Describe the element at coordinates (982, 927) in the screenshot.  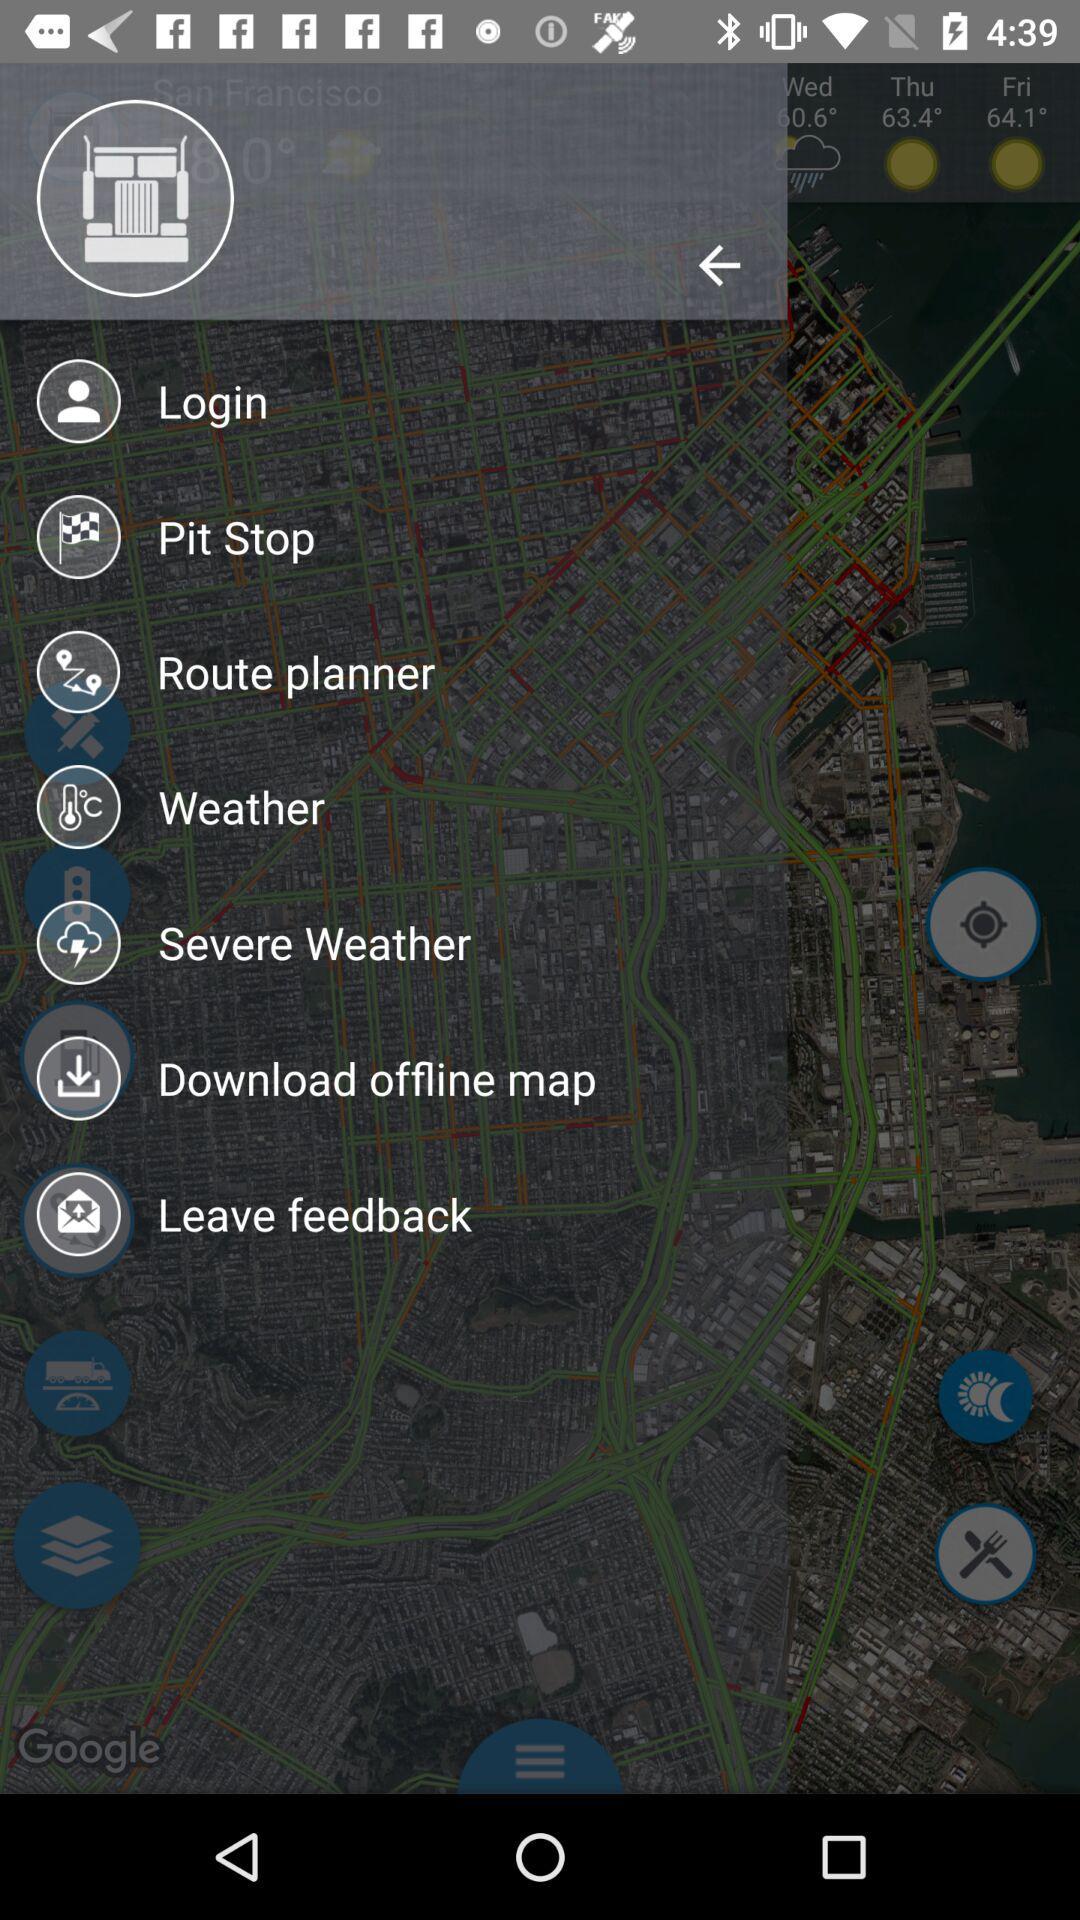
I see `the location_crosshair icon` at that location.